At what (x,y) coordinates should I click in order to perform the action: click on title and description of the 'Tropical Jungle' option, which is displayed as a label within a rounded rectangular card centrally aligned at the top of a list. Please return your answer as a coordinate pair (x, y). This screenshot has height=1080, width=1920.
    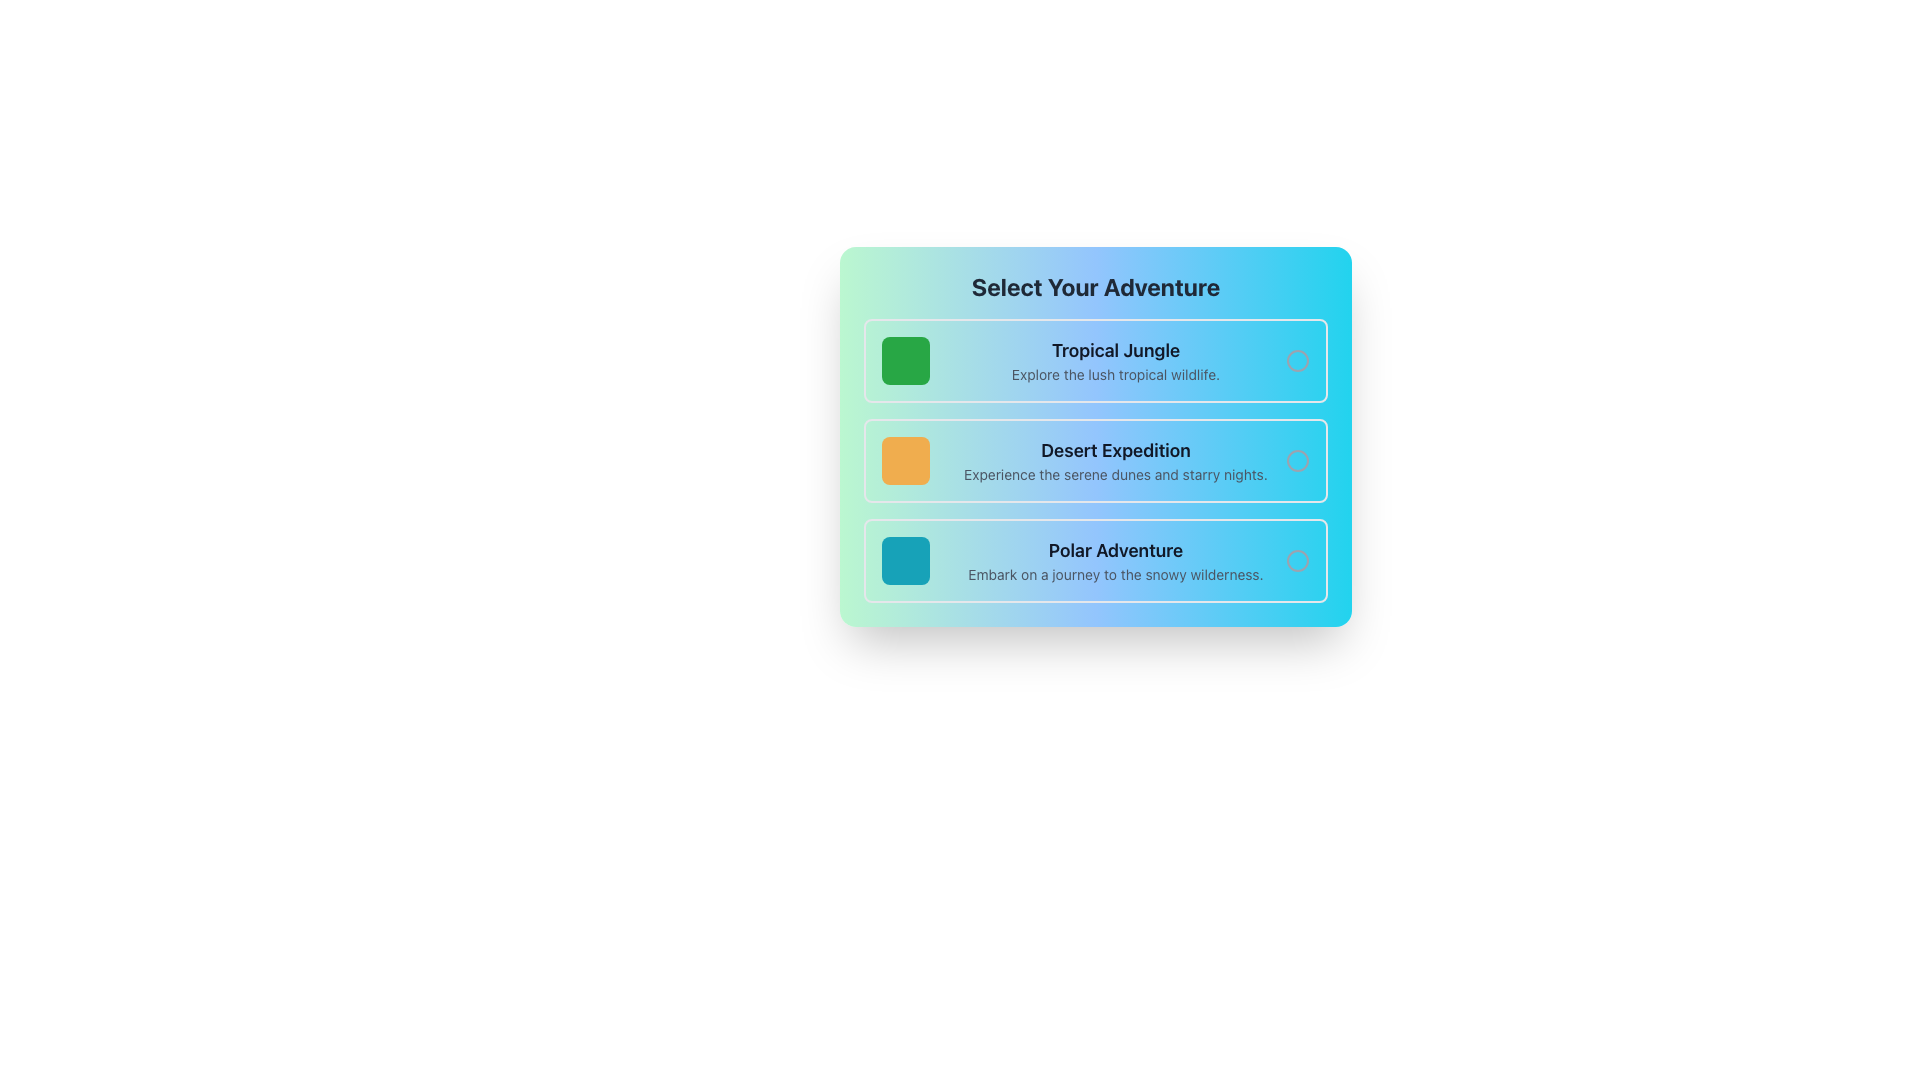
    Looking at the image, I should click on (1115, 361).